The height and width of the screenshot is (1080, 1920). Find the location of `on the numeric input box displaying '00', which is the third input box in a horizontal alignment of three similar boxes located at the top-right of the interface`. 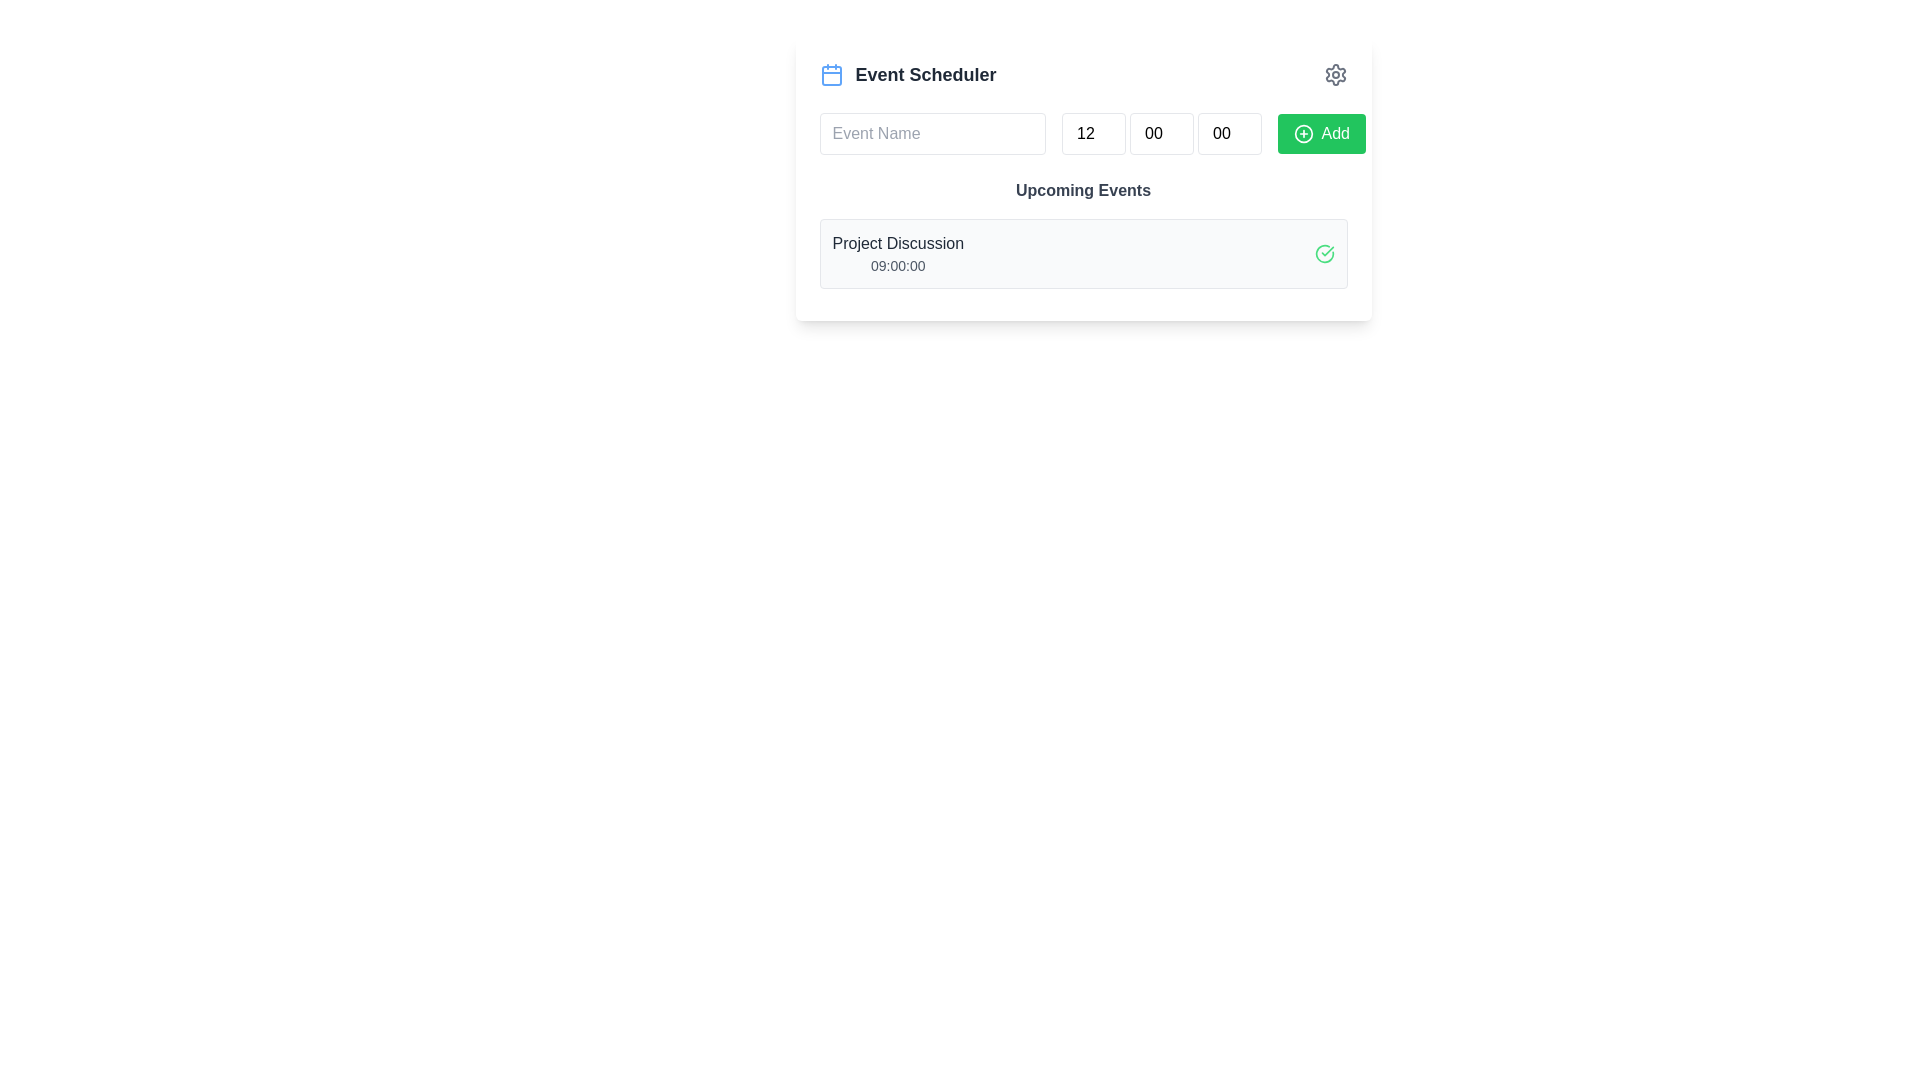

on the numeric input box displaying '00', which is the third input box in a horizontal alignment of three similar boxes located at the top-right of the interface is located at coordinates (1228, 134).